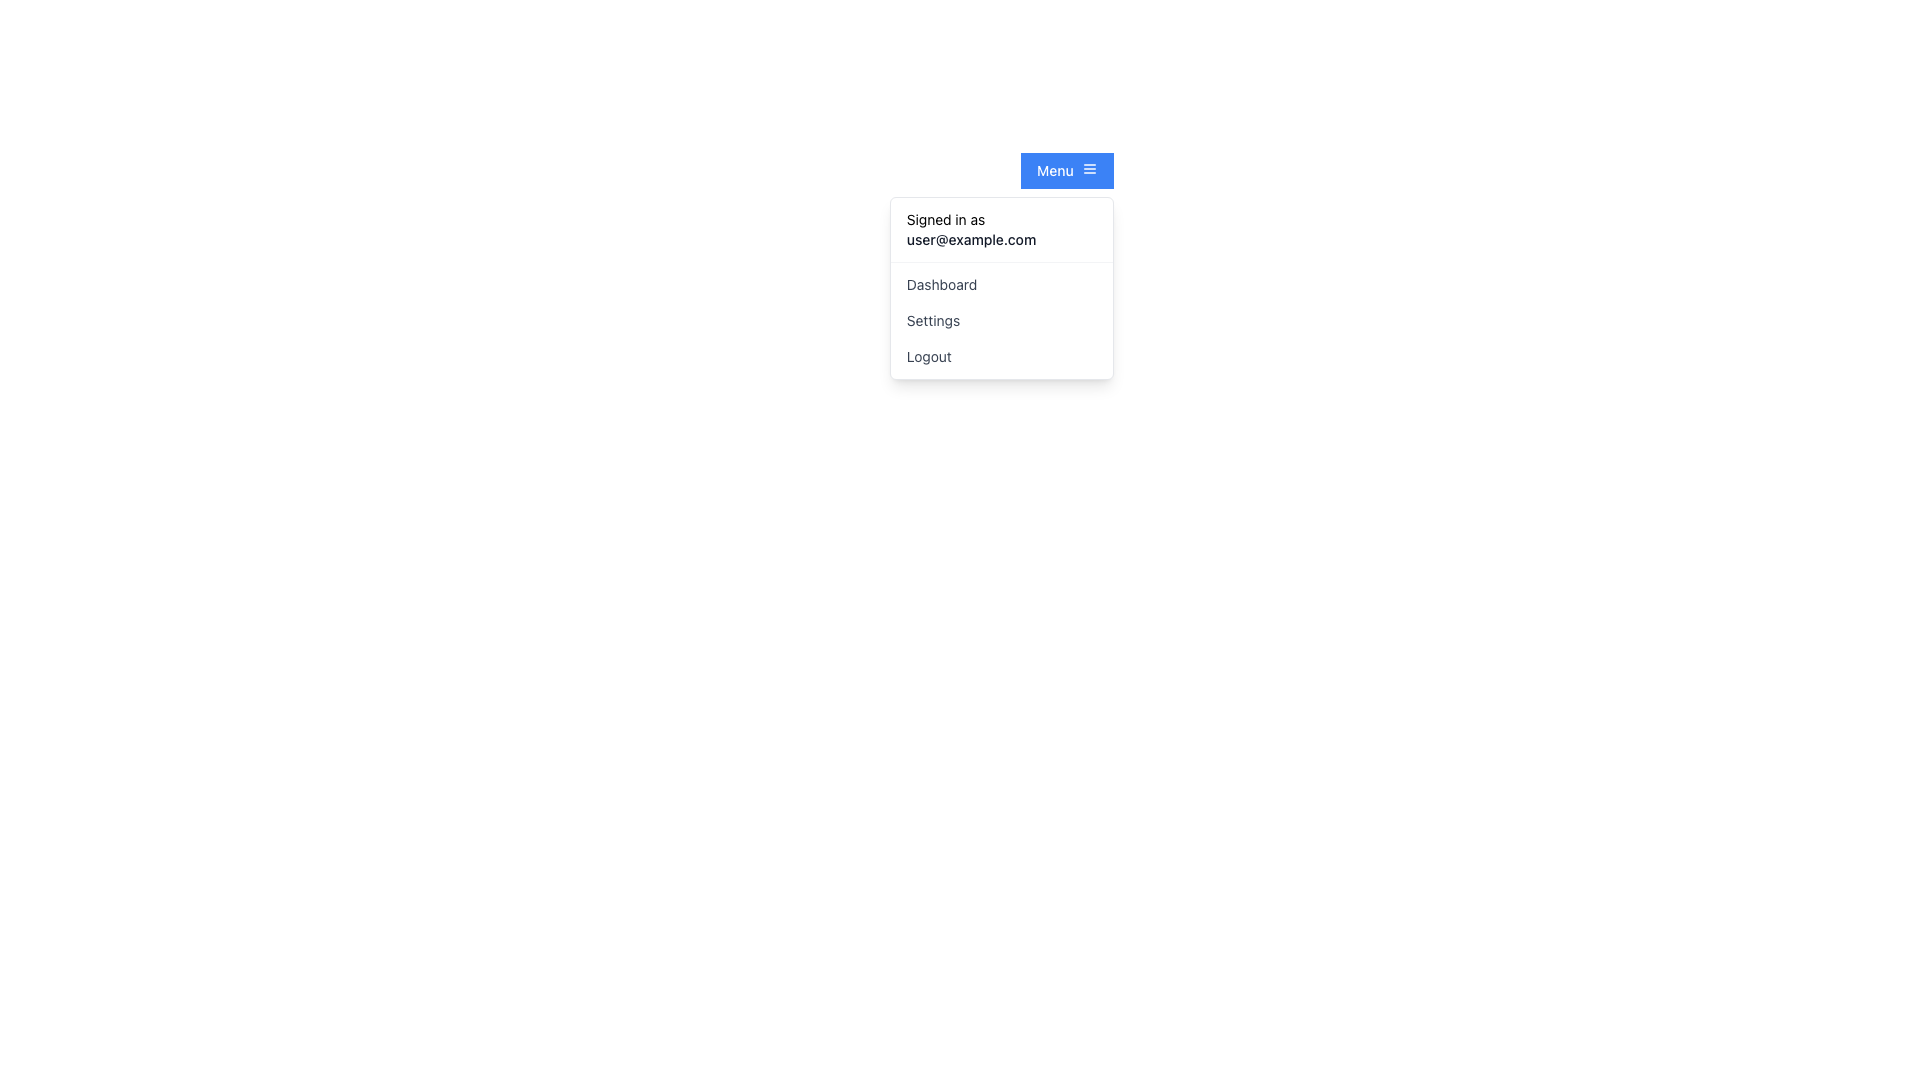 The height and width of the screenshot is (1080, 1920). Describe the element at coordinates (1001, 356) in the screenshot. I see `the 'logout' hyperlink located at the bottom of the dropdown menu, which is the third option after 'Dashboard' and 'Settings', to log out of the current session` at that location.